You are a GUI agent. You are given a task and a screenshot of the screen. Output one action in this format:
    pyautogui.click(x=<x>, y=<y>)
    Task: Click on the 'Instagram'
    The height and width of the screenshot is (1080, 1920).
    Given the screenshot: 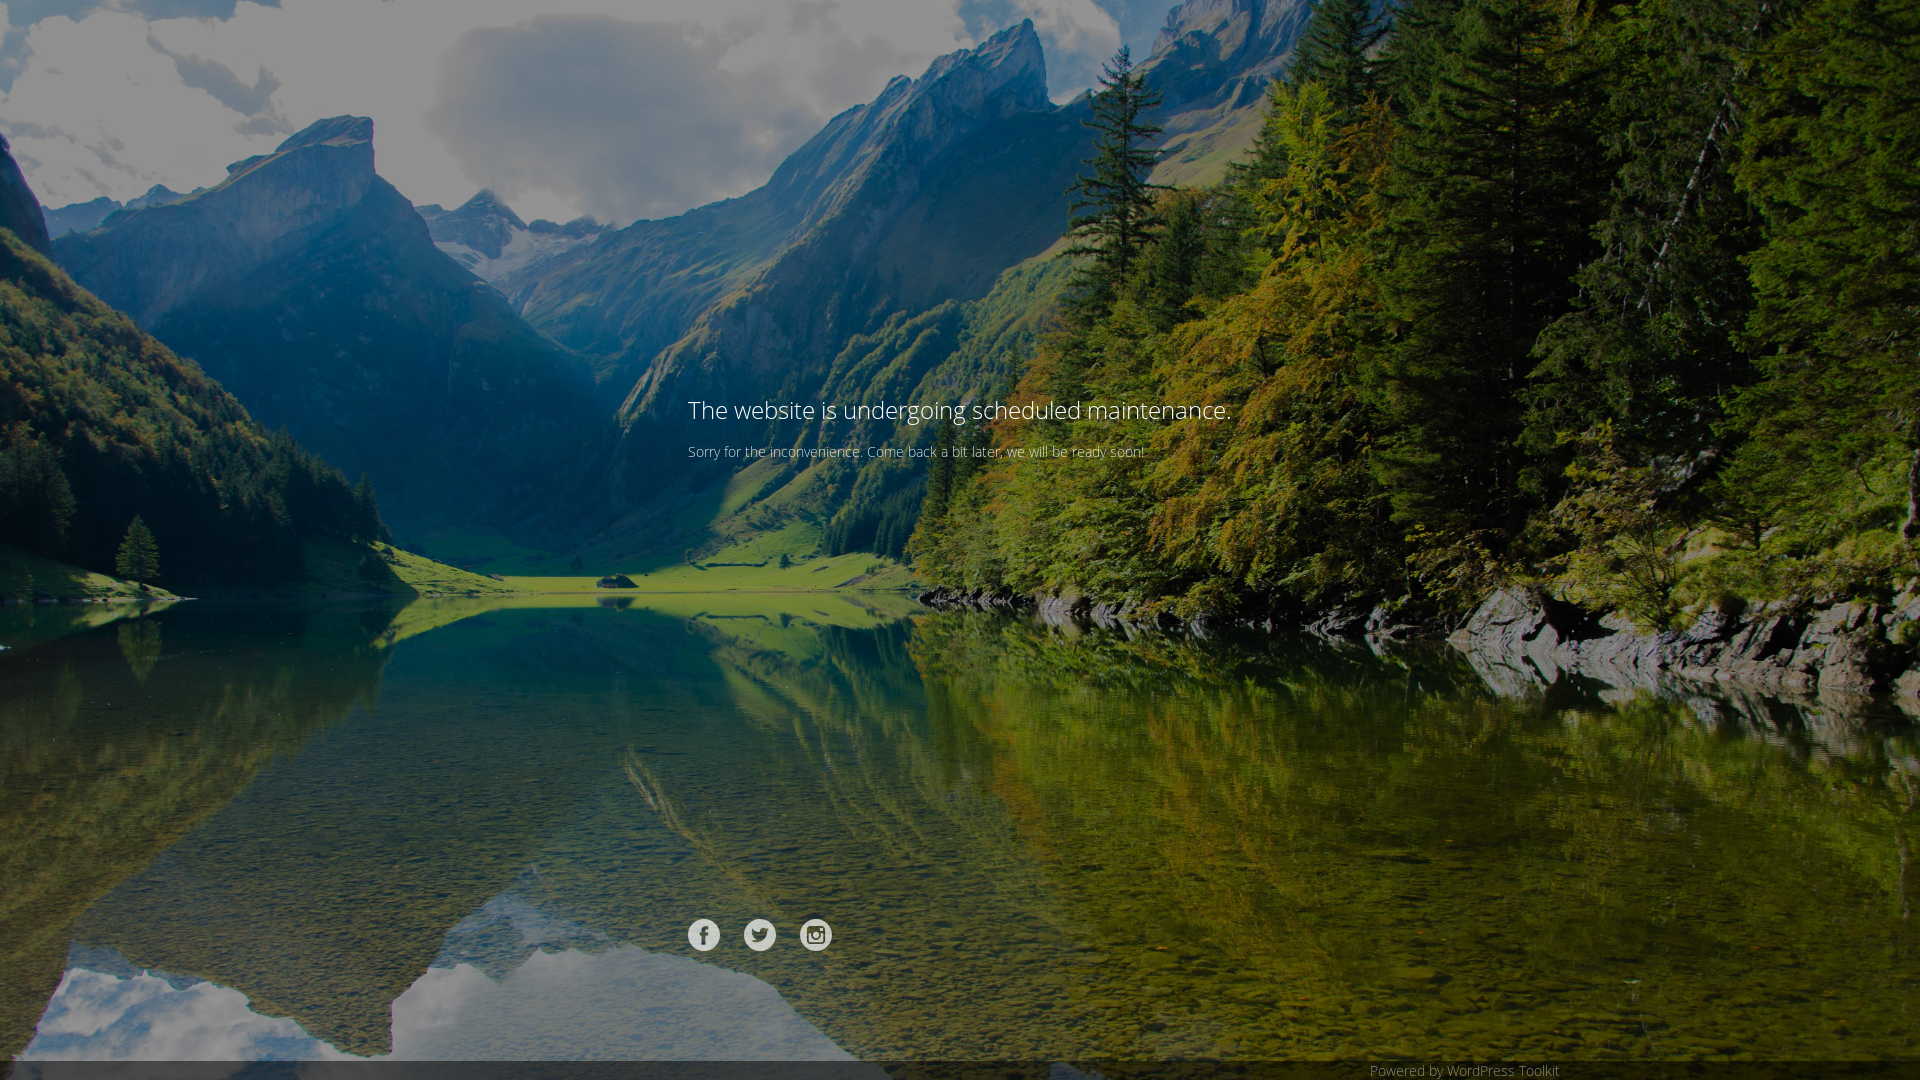 What is the action you would take?
    pyautogui.click(x=816, y=934)
    